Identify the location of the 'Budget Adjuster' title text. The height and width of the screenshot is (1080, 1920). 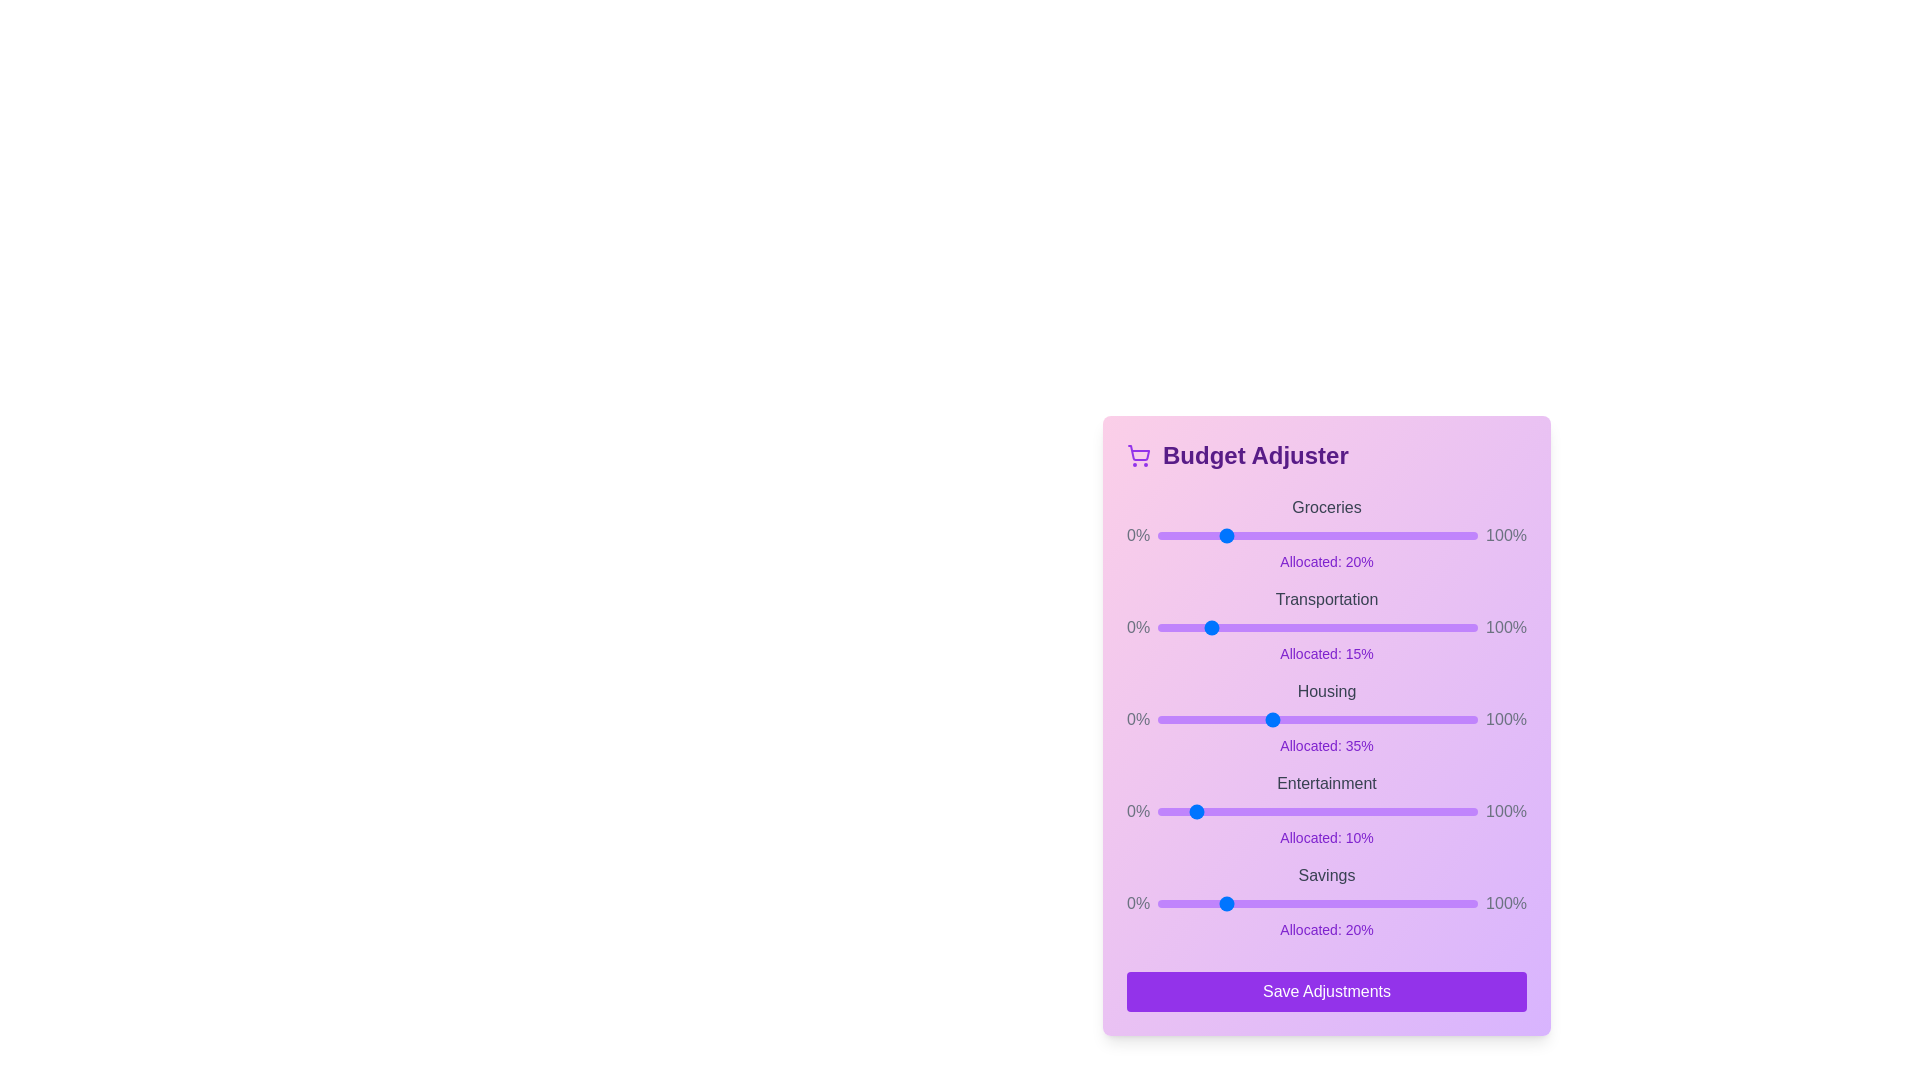
(1326, 455).